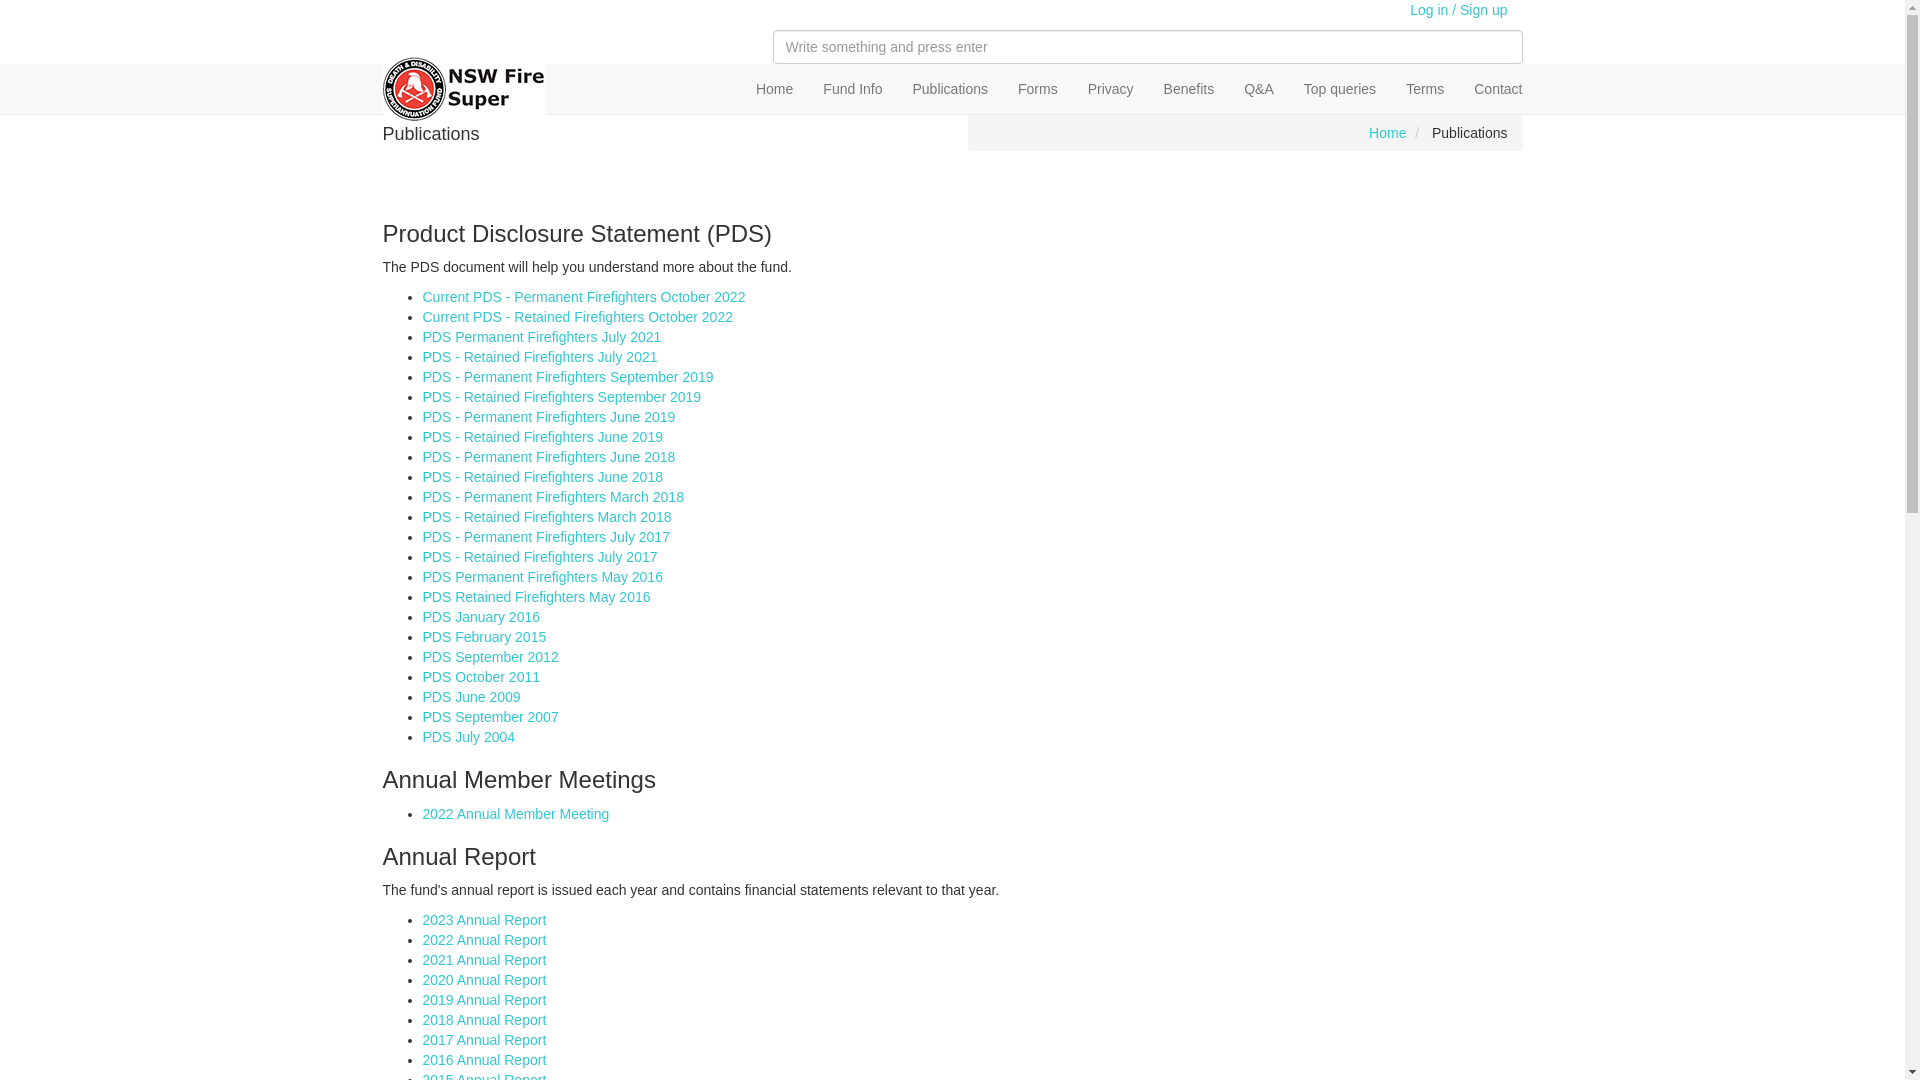  What do you see at coordinates (1497, 87) in the screenshot?
I see `'Contact'` at bounding box center [1497, 87].